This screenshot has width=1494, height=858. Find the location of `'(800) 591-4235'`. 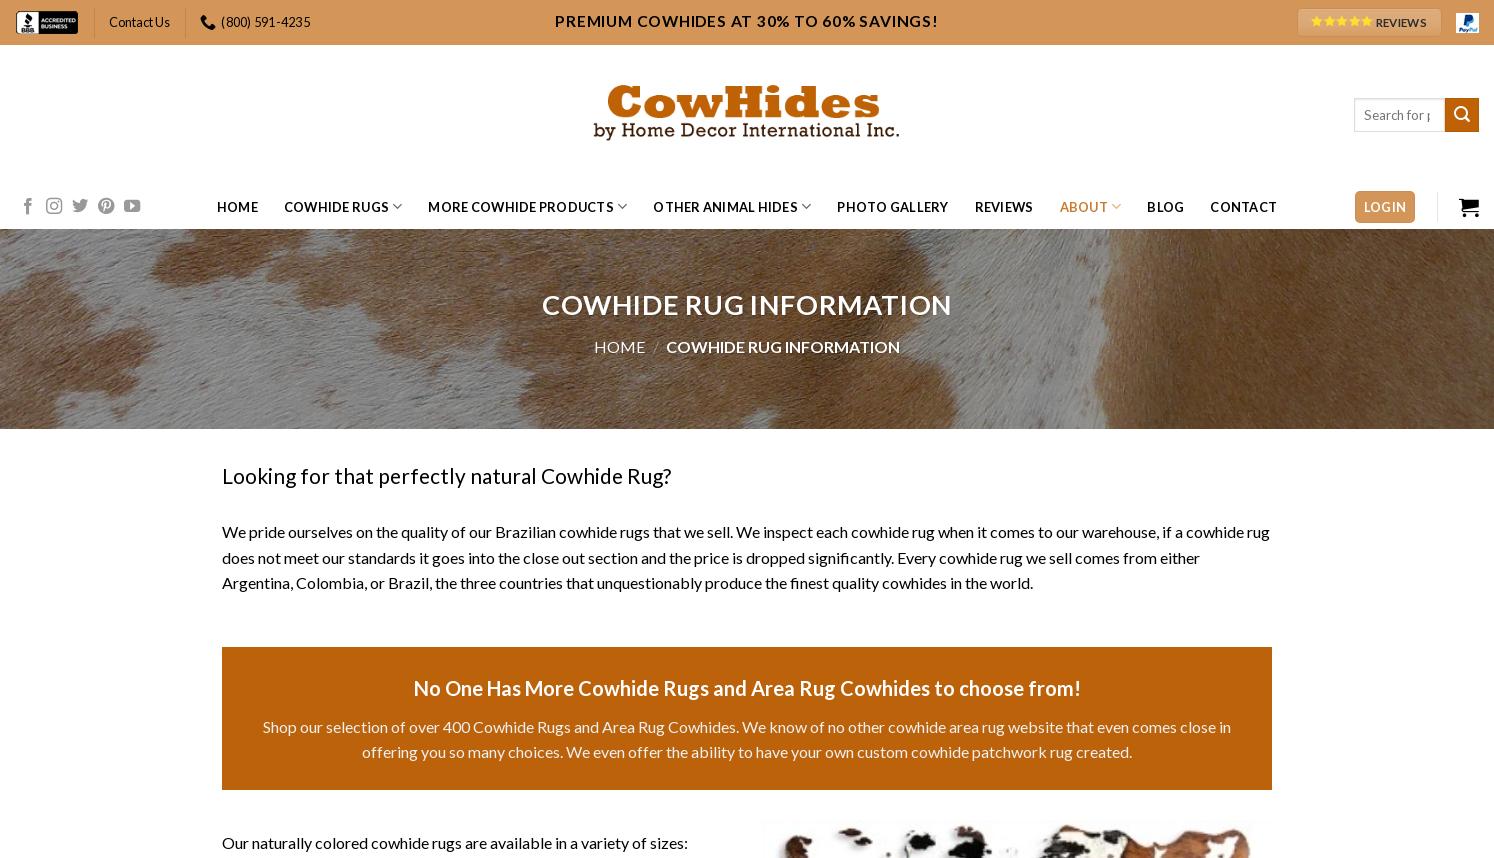

'(800) 591-4235' is located at coordinates (265, 21).